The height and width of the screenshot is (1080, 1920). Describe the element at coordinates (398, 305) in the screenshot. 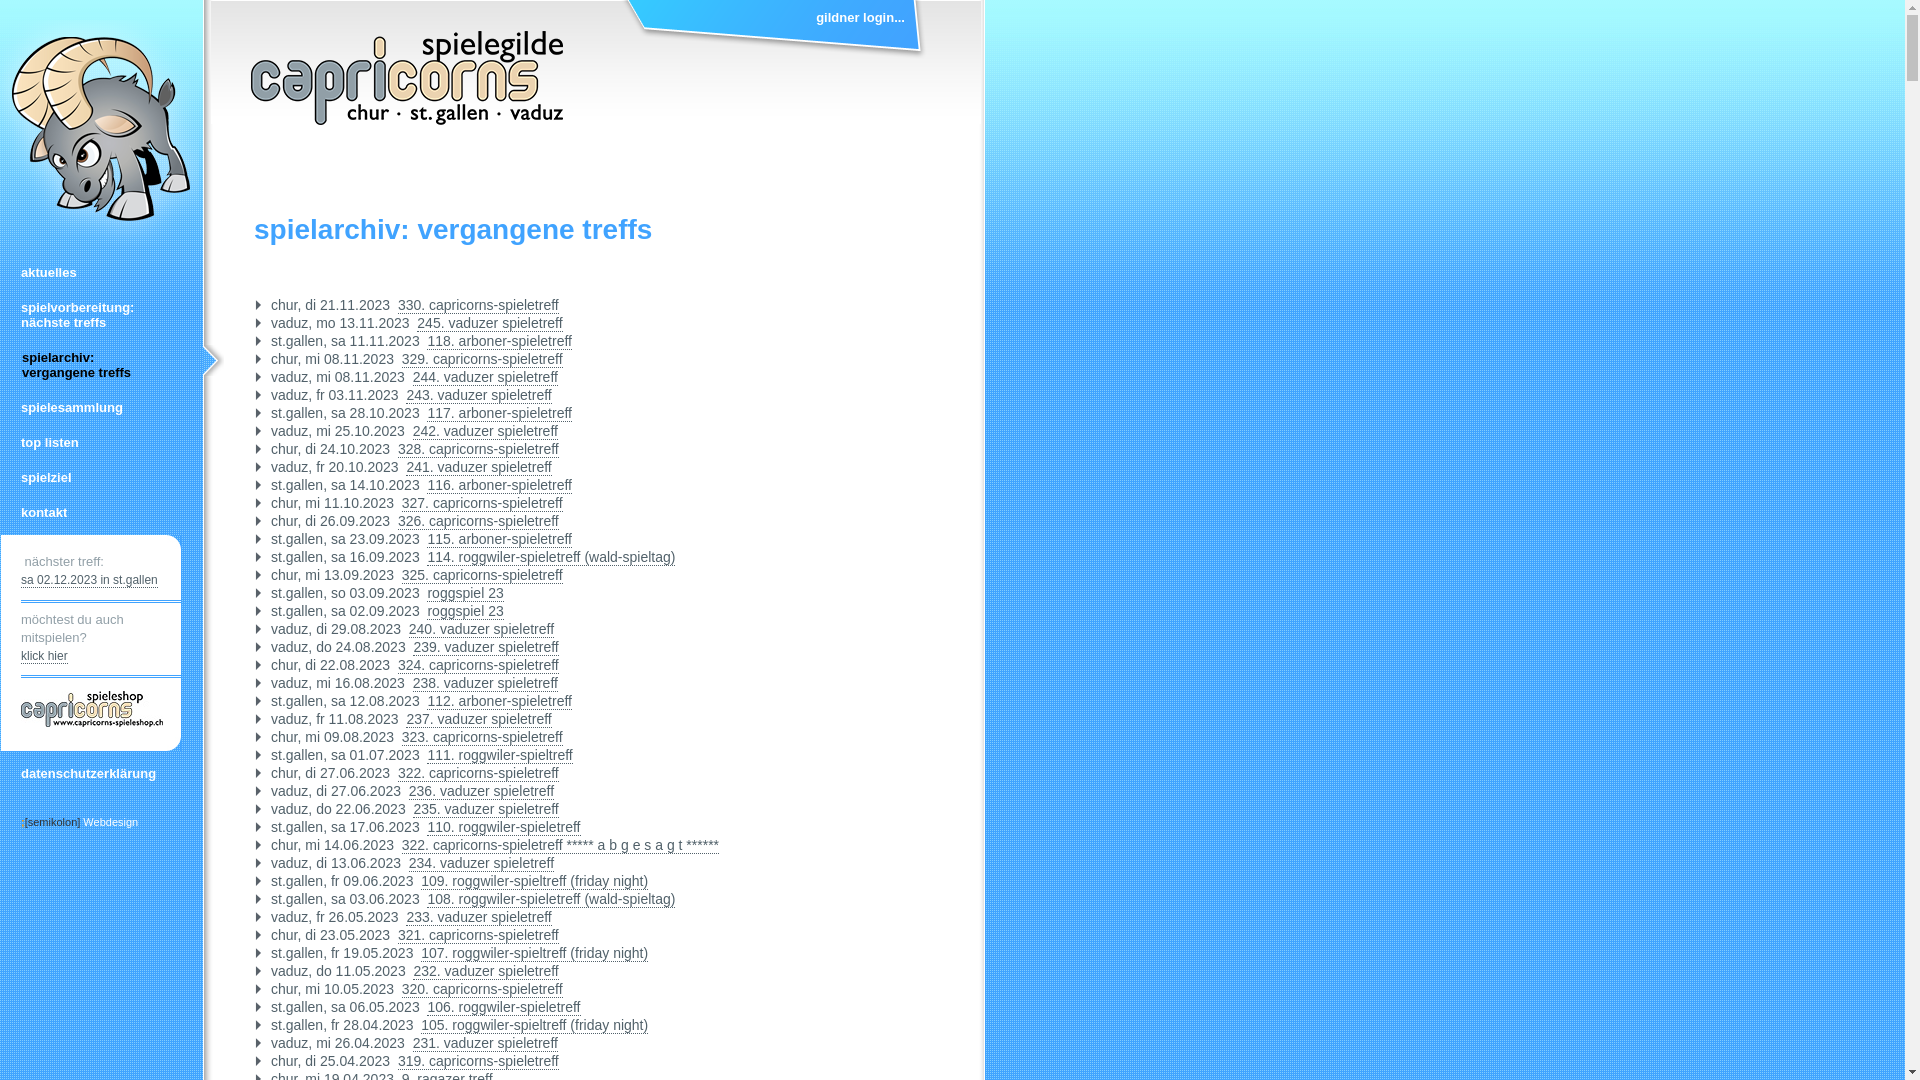

I see `'330. capricorns-spieletreff'` at that location.